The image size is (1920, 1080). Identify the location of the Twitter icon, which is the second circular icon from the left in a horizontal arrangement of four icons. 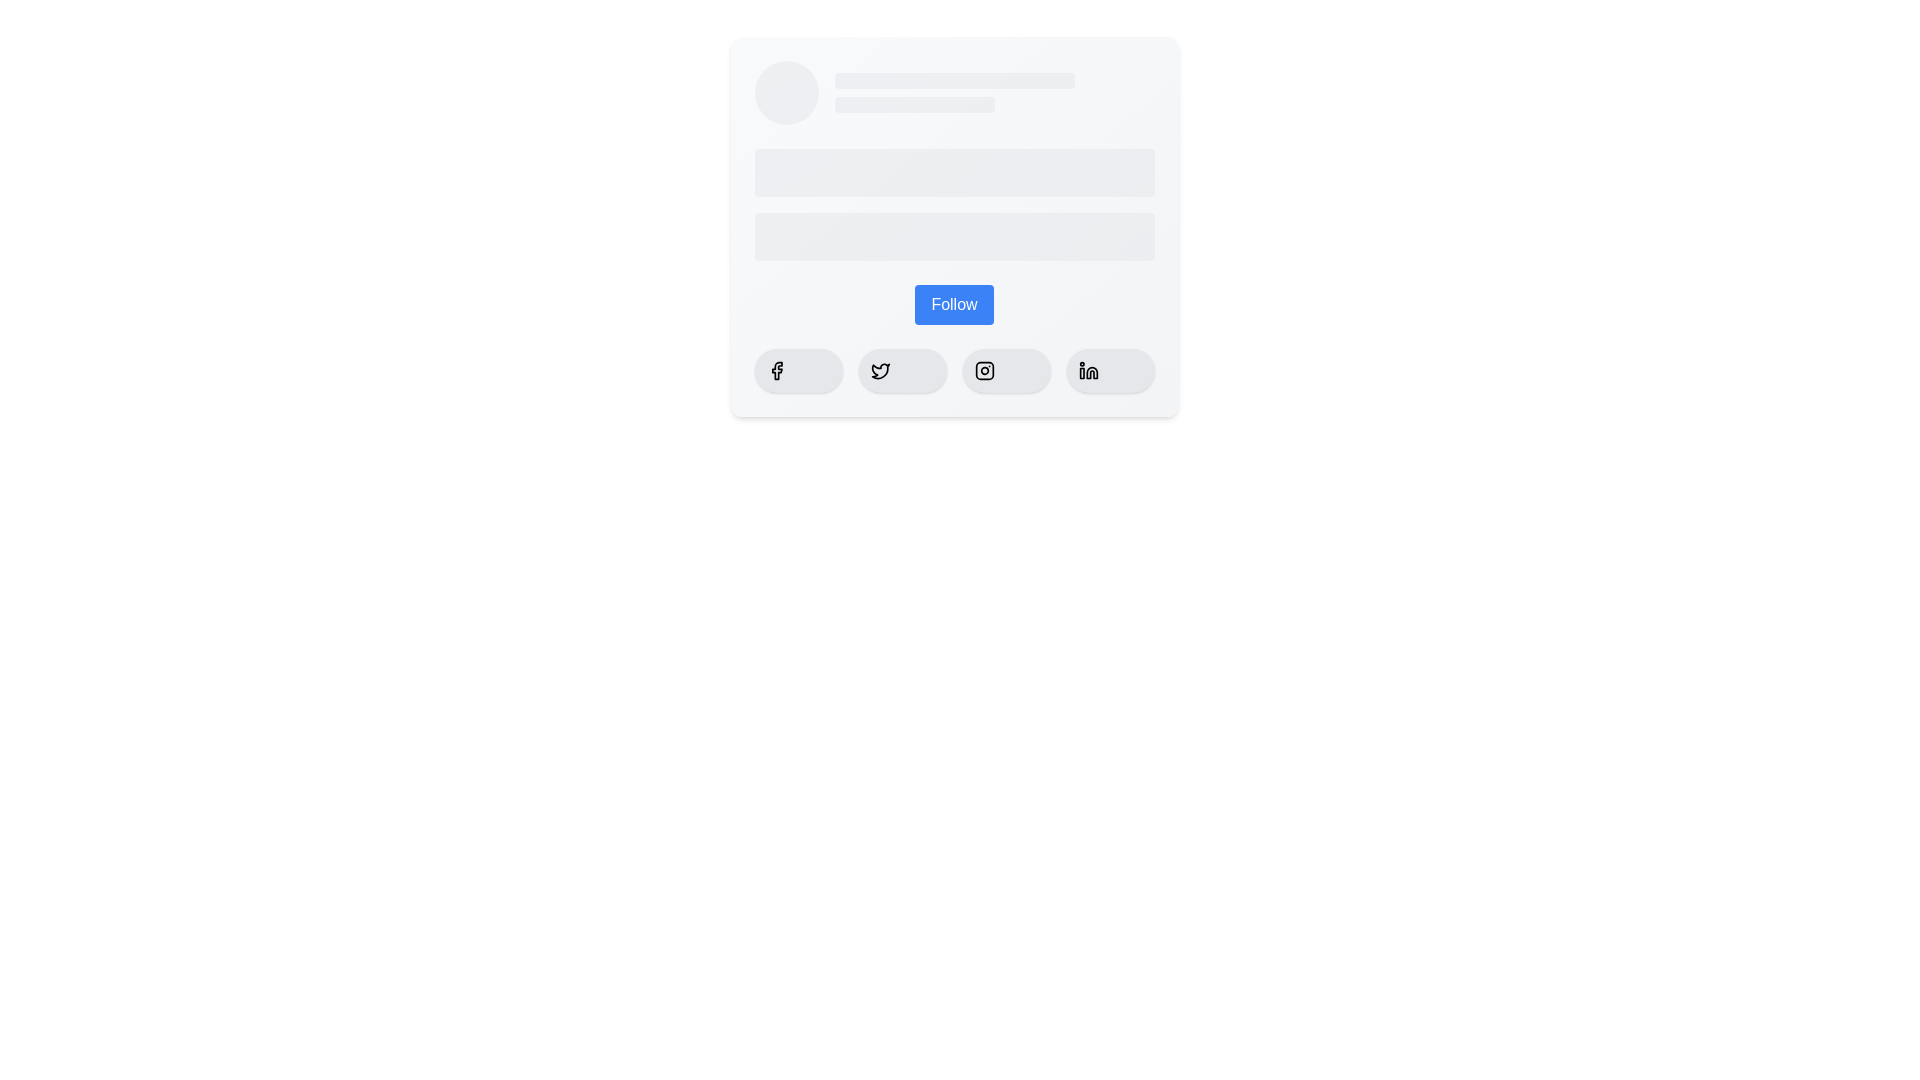
(880, 370).